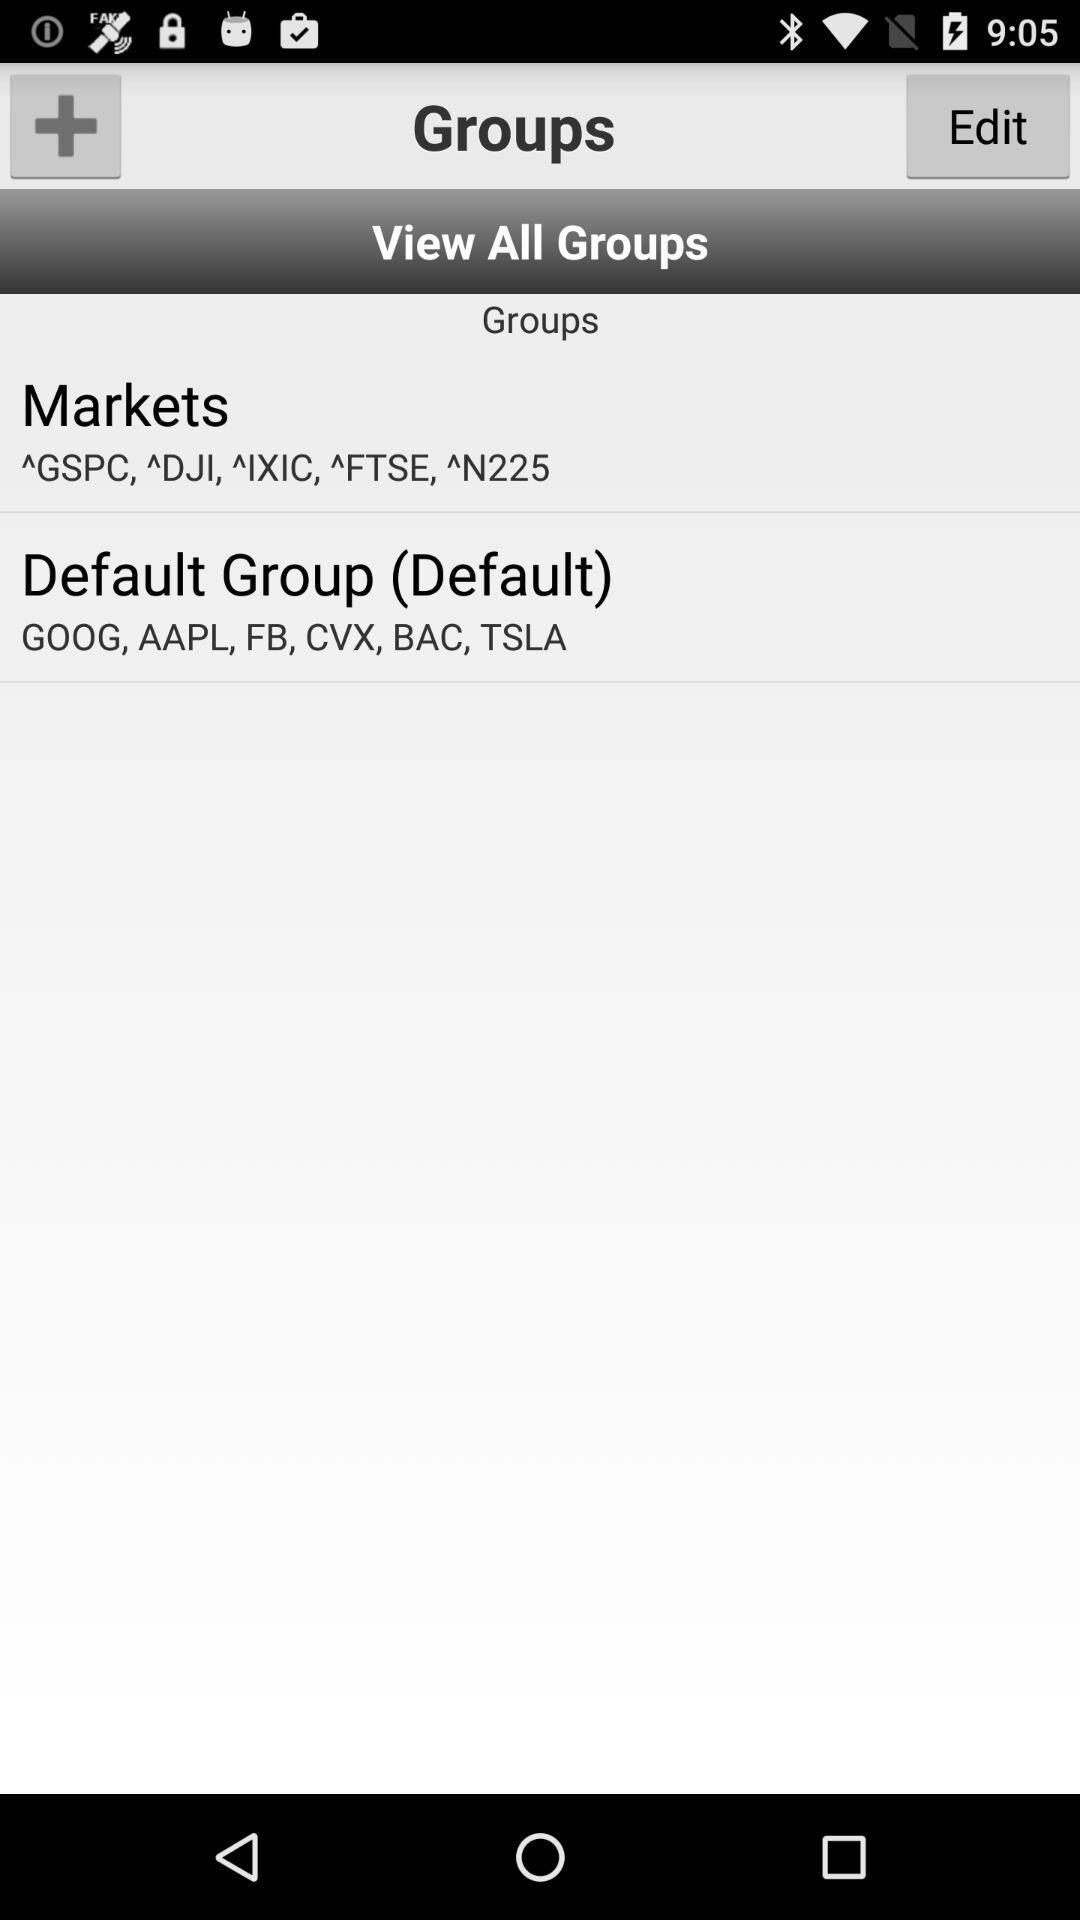 This screenshot has height=1920, width=1080. I want to click on the view all groups item, so click(540, 240).